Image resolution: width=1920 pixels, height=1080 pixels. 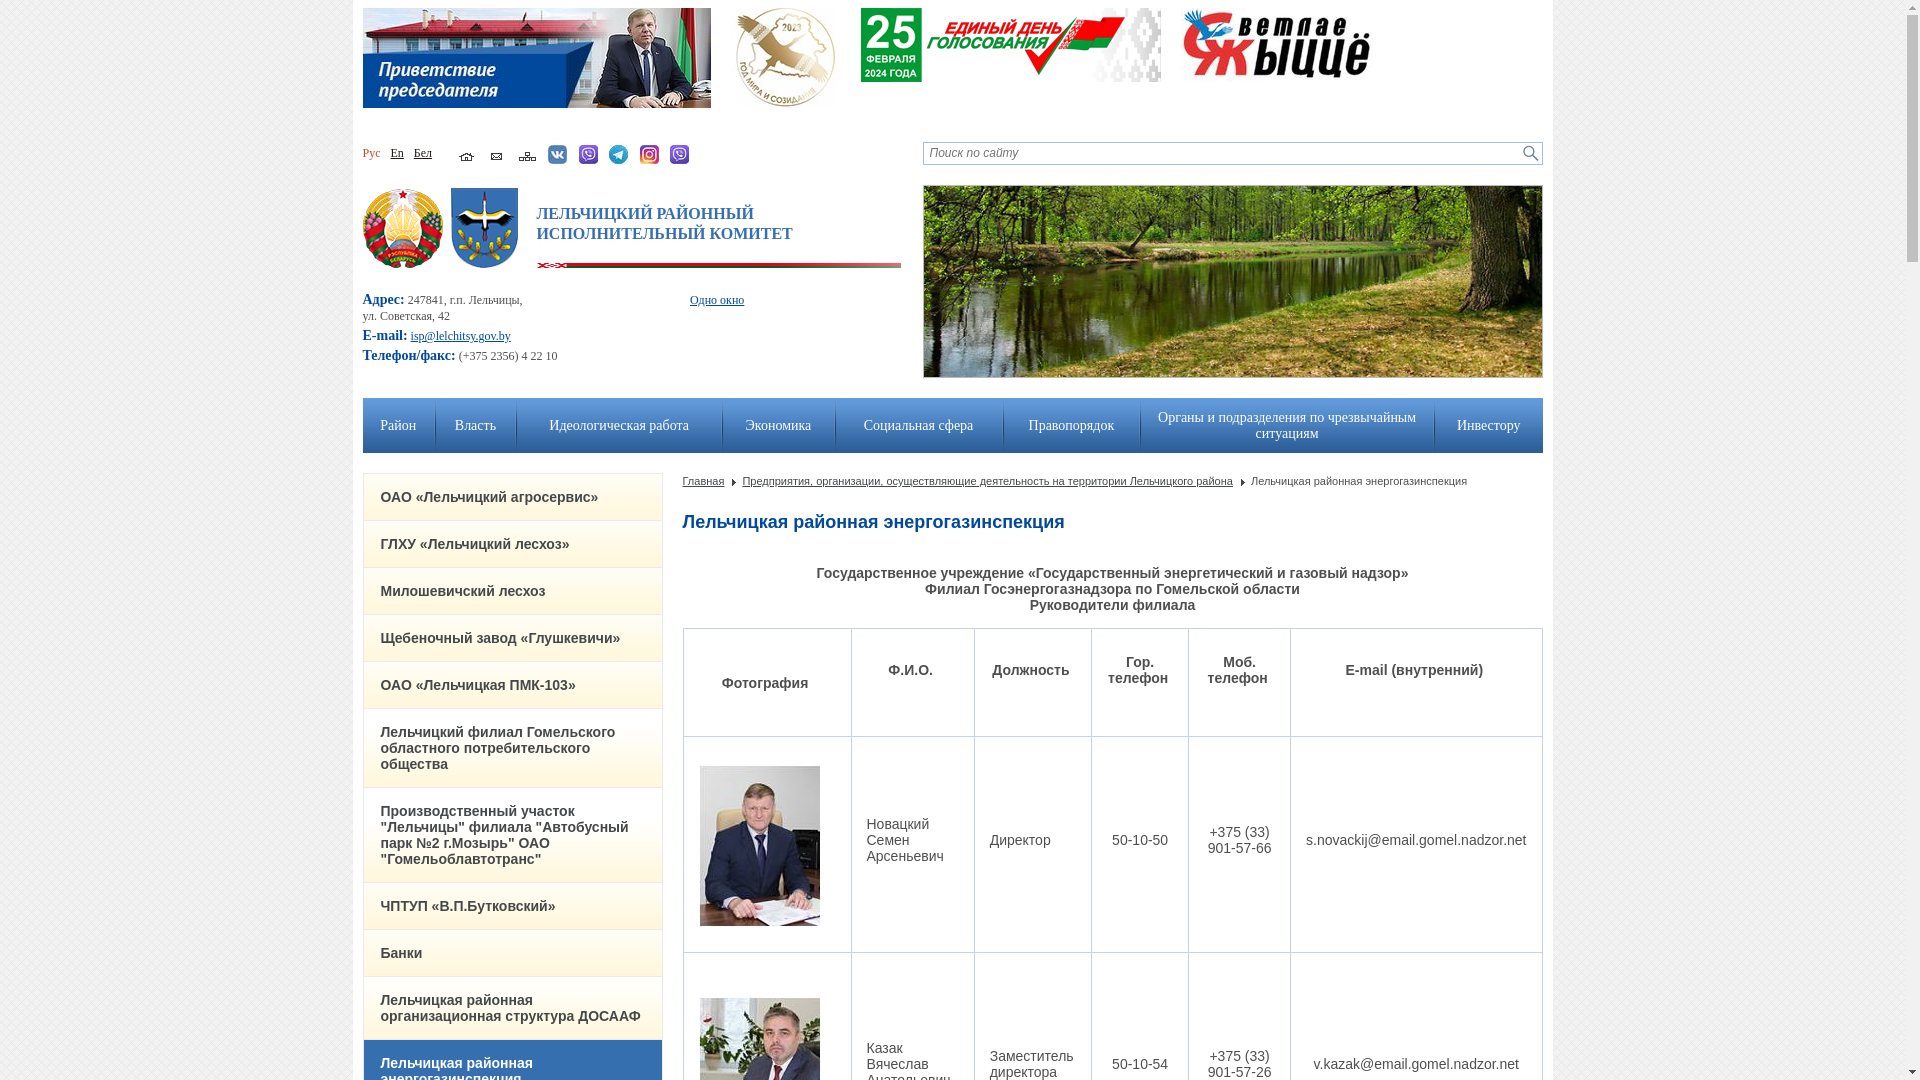 I want to click on 'isp@lelchitsy.gov.by', so click(x=459, y=334).